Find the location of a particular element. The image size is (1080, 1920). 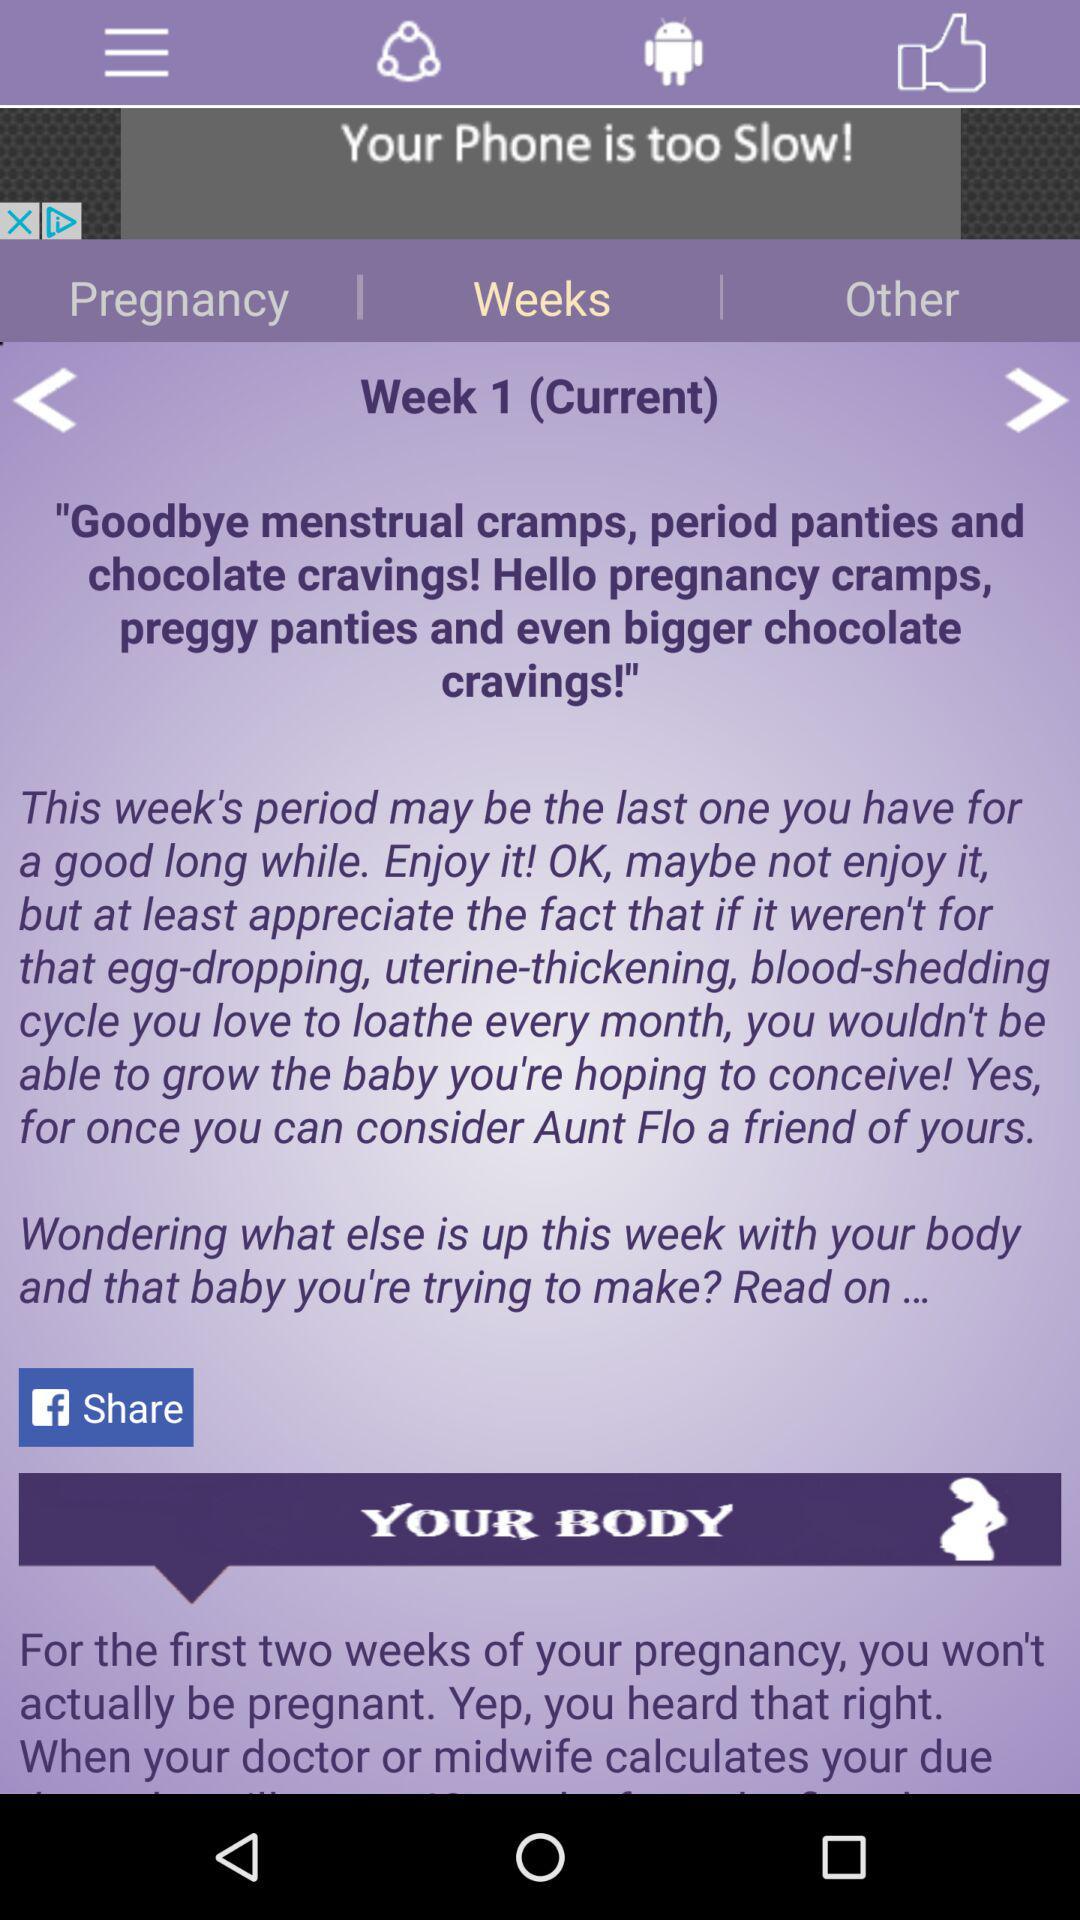

like the application is located at coordinates (941, 52).